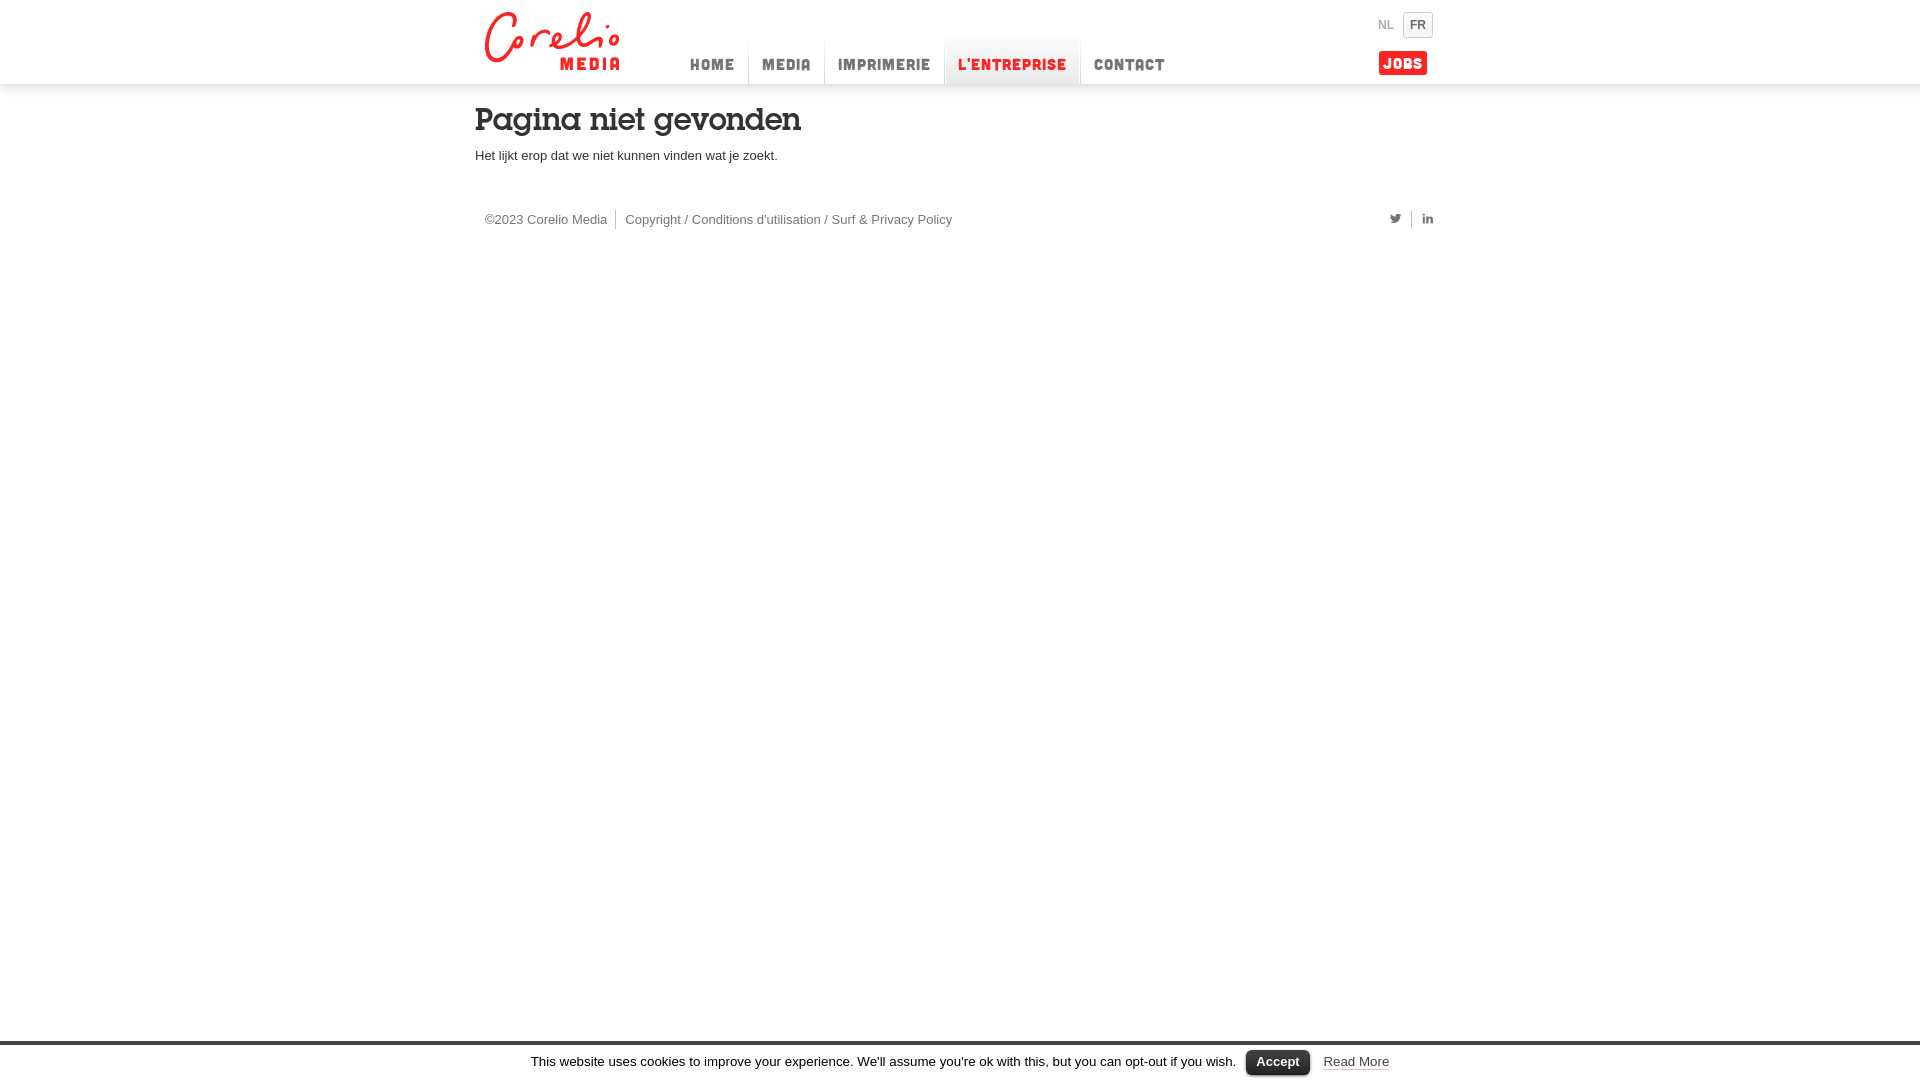 The width and height of the screenshot is (1920, 1080). What do you see at coordinates (1416, 24) in the screenshot?
I see `'FR'` at bounding box center [1416, 24].